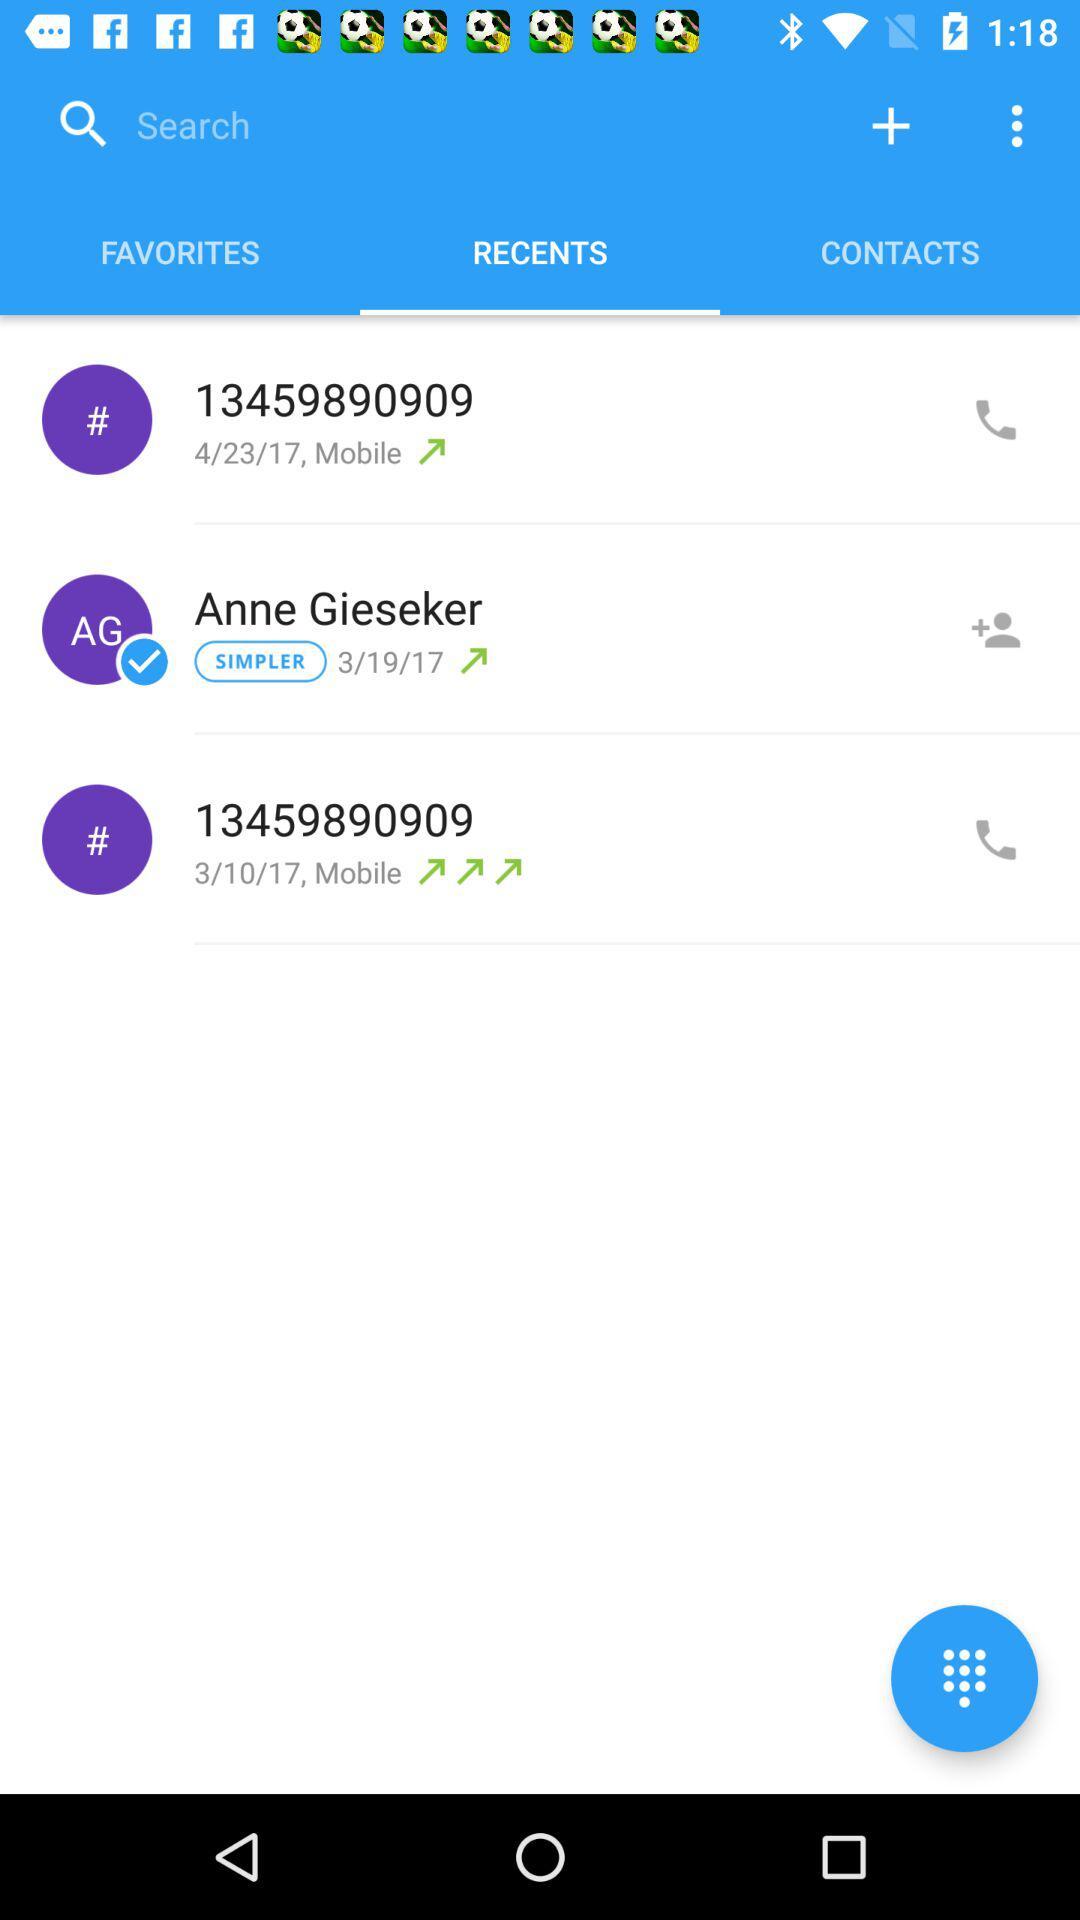 The image size is (1080, 1920). What do you see at coordinates (434, 124) in the screenshot?
I see `search` at bounding box center [434, 124].